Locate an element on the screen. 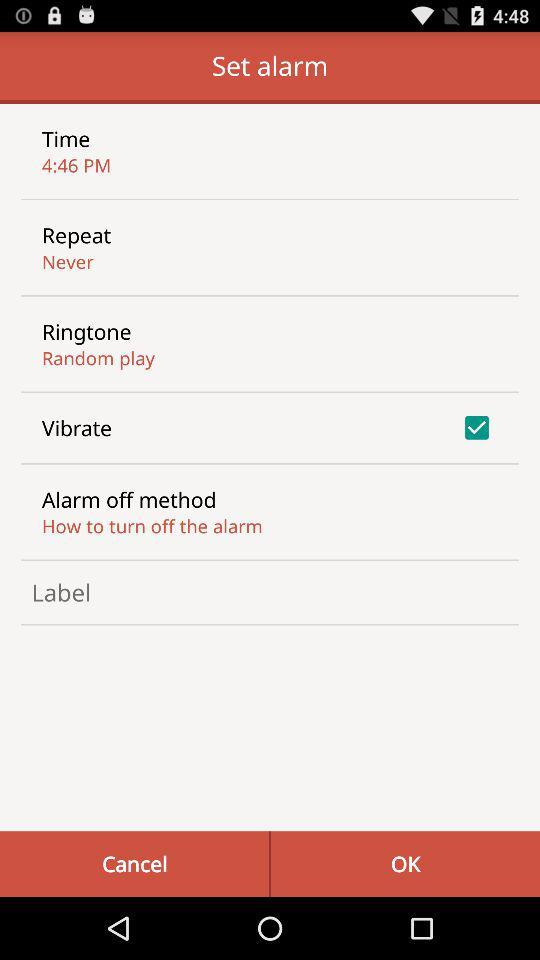 The image size is (540, 960). the icon to the right of the vibrate item is located at coordinates (475, 427).